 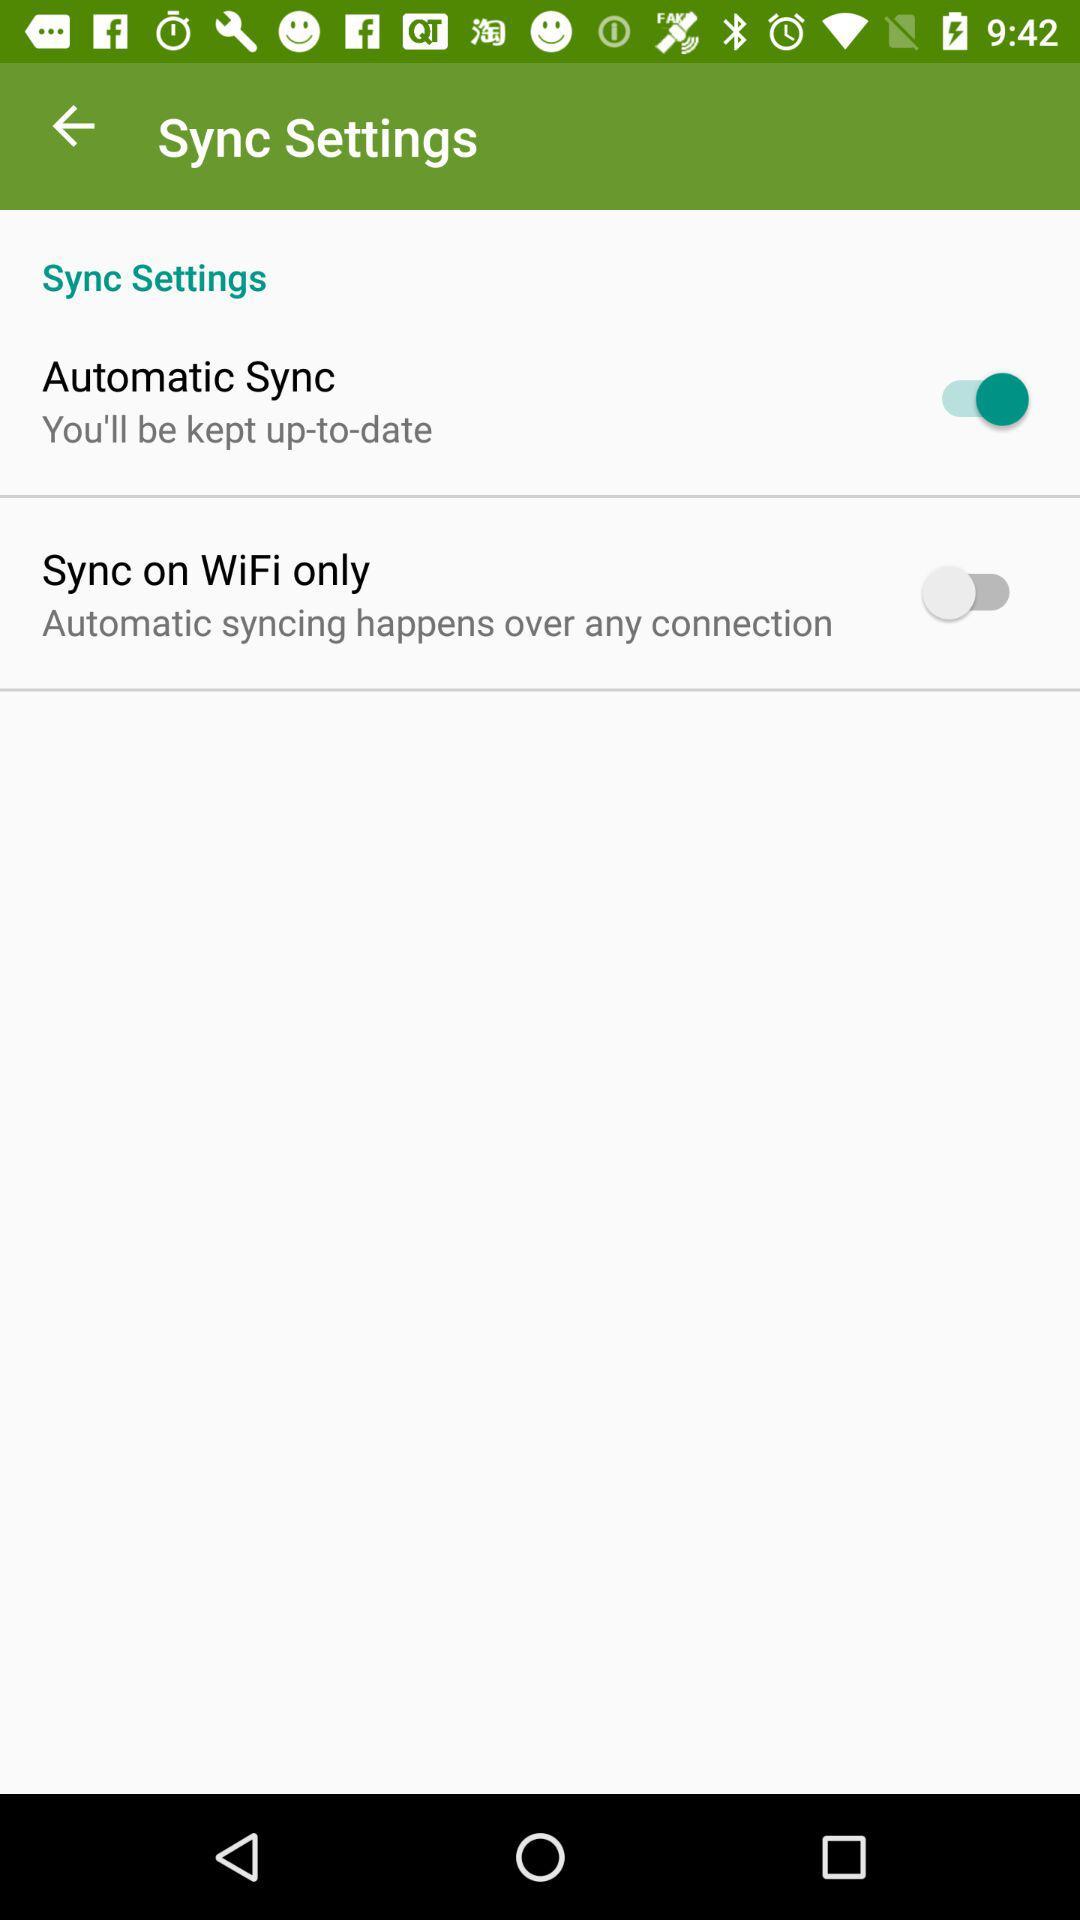 I want to click on app below you ll be app, so click(x=206, y=567).